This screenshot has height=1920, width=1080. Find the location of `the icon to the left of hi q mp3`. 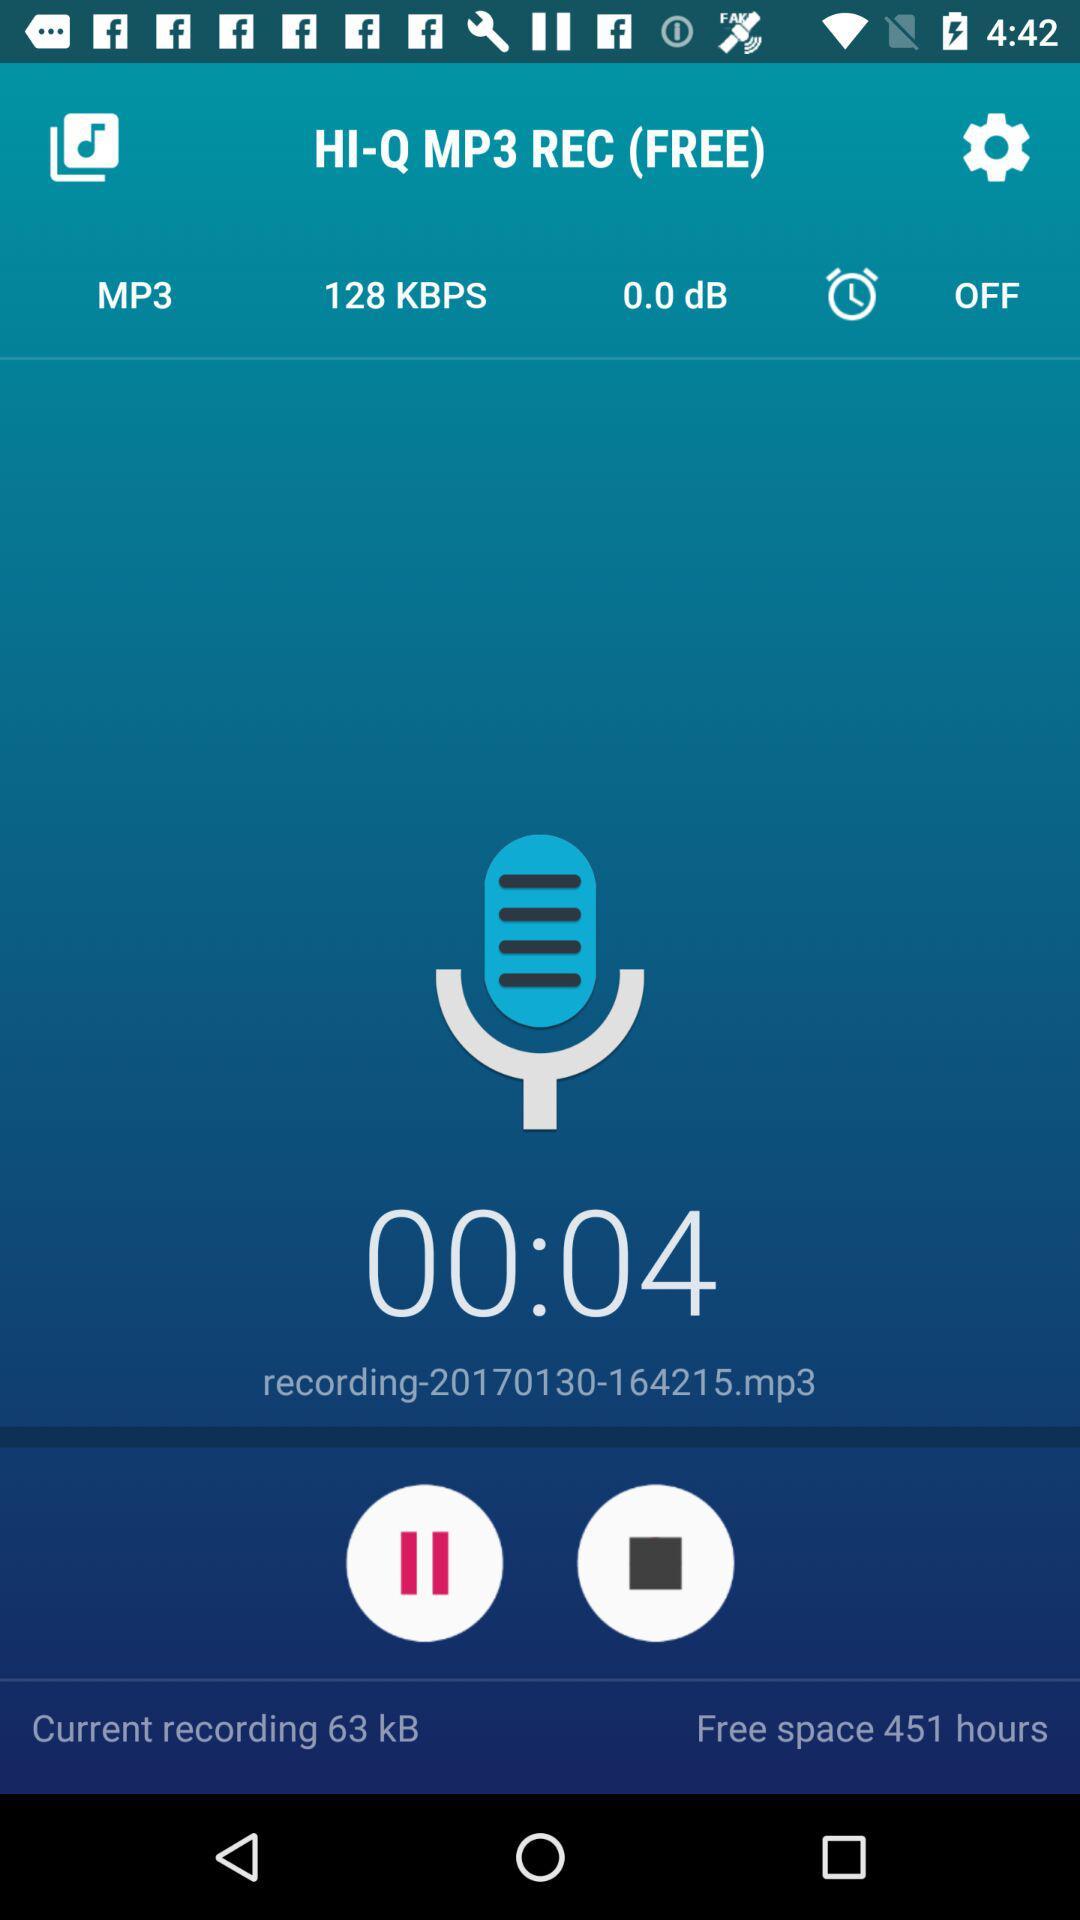

the icon to the left of hi q mp3 is located at coordinates (83, 146).